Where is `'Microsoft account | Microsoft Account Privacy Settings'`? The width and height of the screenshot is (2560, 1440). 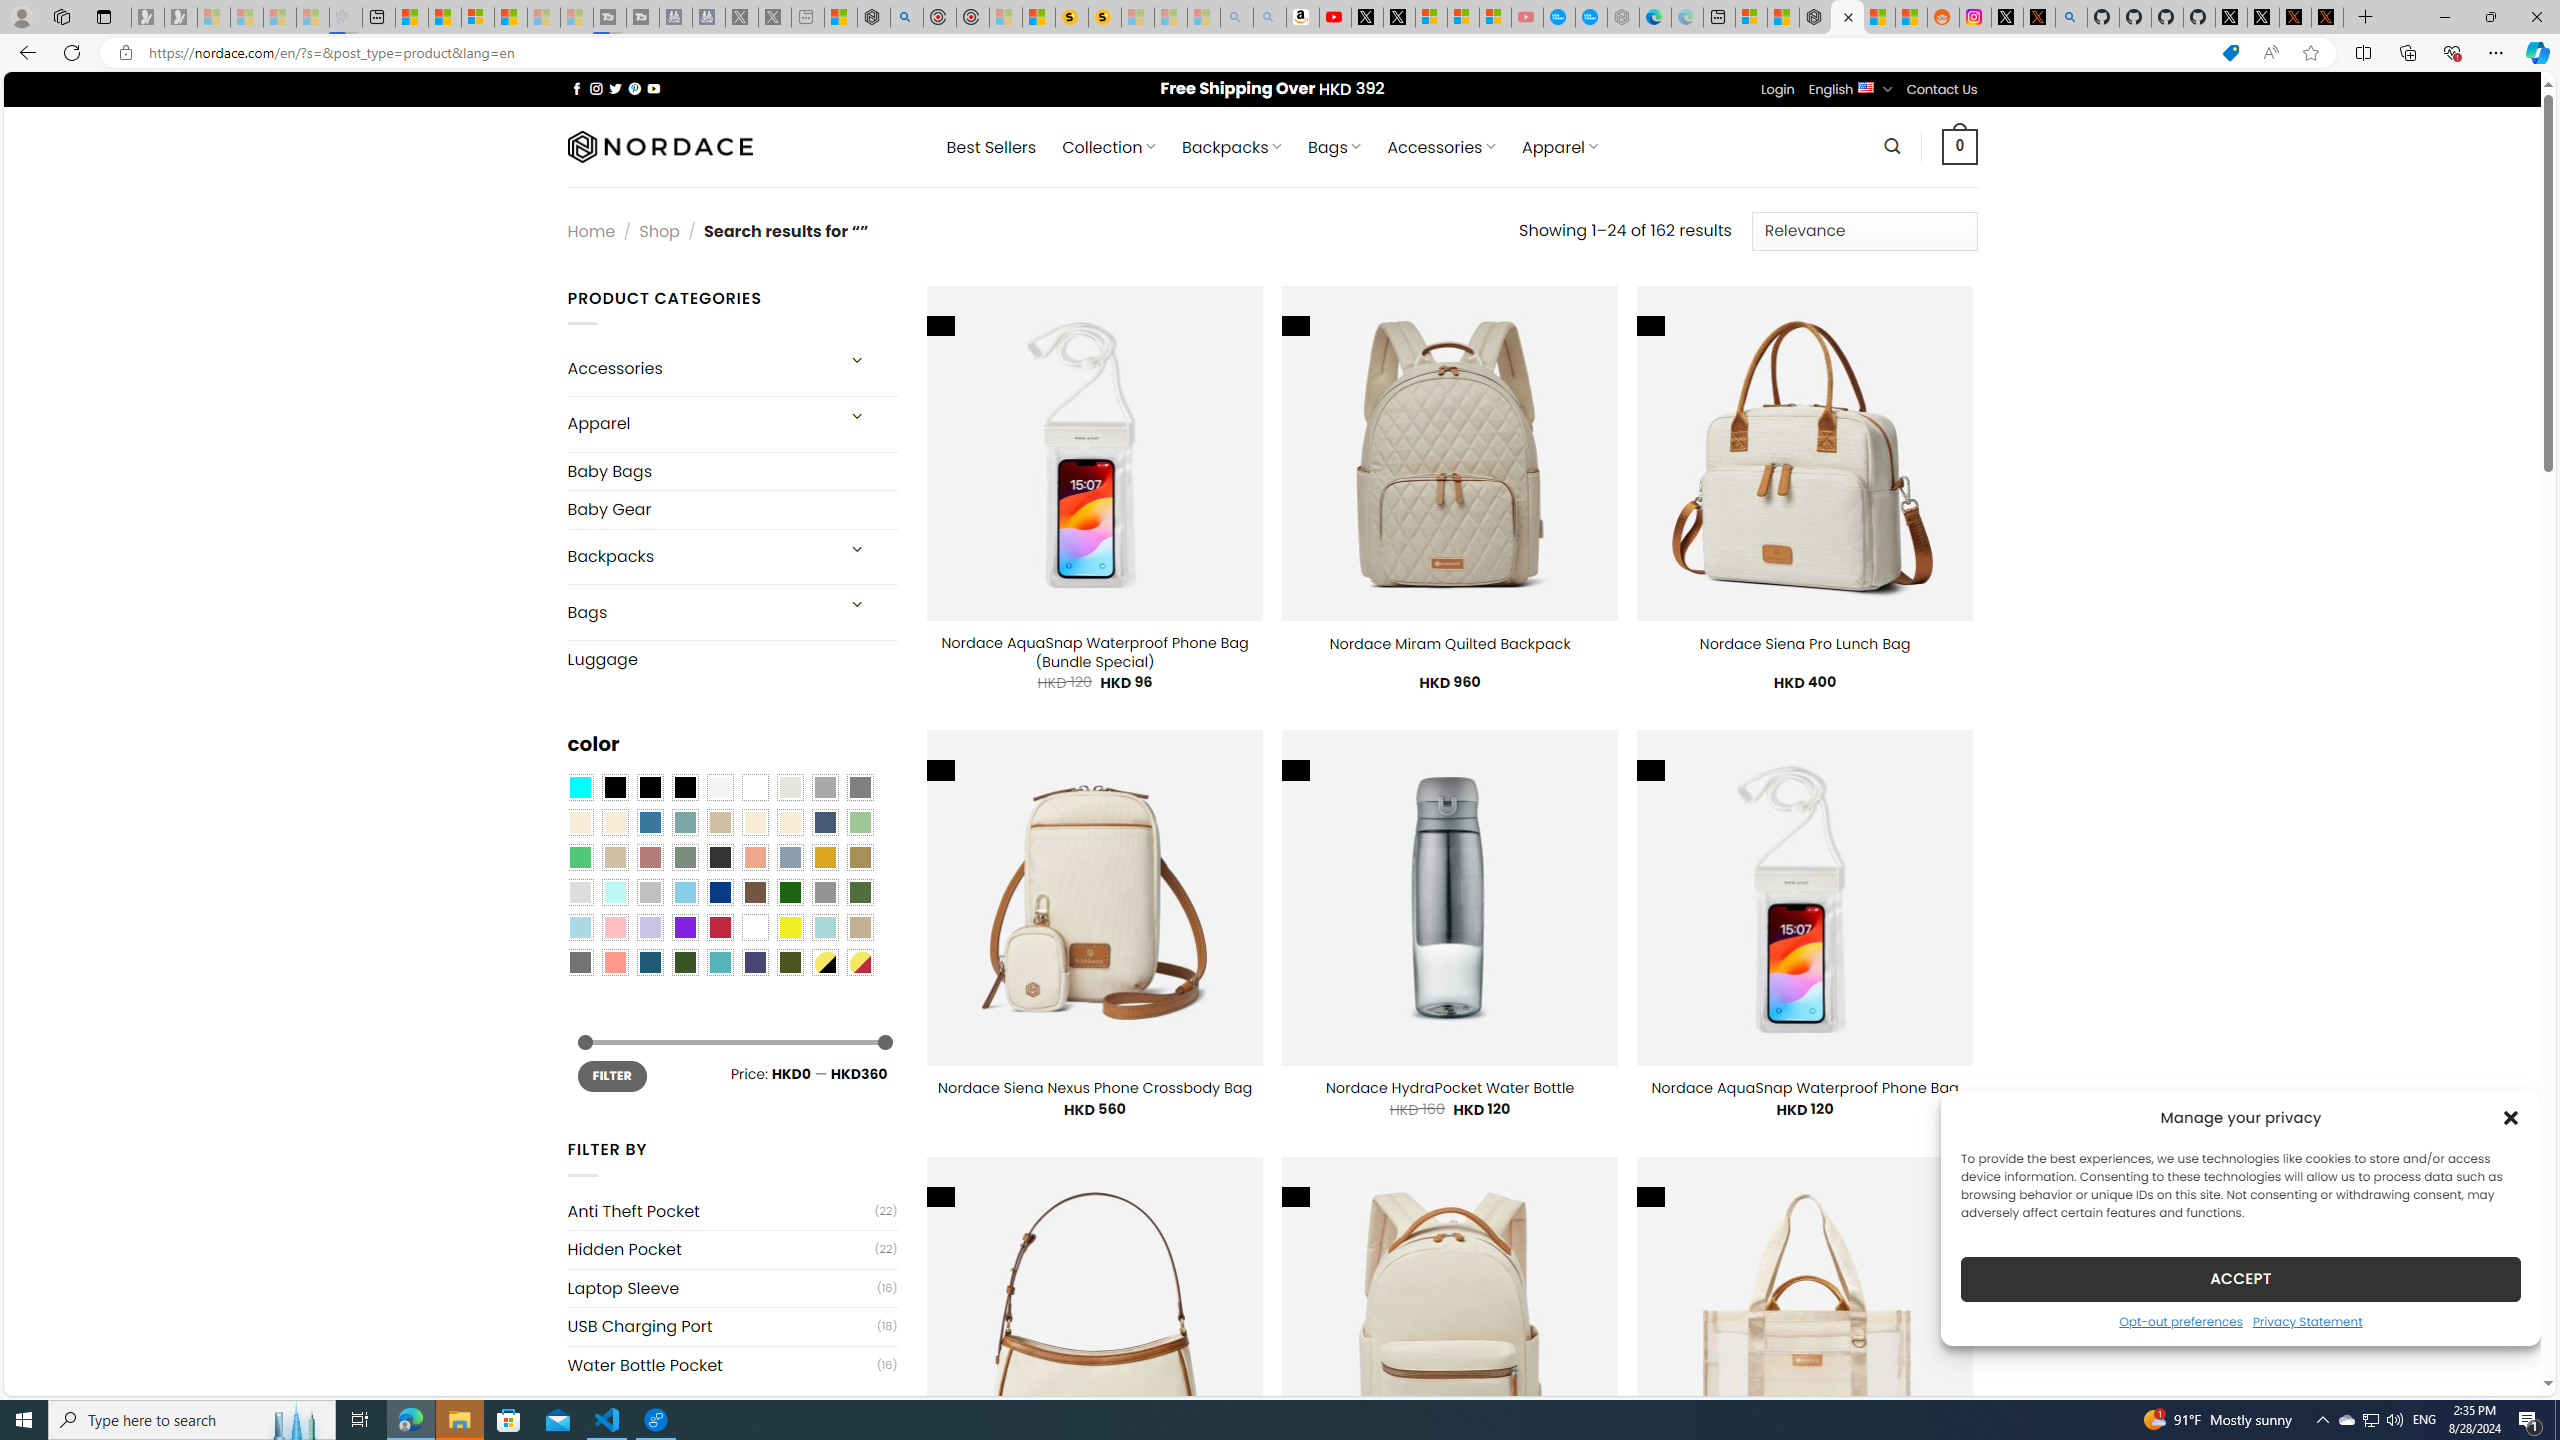 'Microsoft account | Microsoft Account Privacy Settings' is located at coordinates (1752, 16).